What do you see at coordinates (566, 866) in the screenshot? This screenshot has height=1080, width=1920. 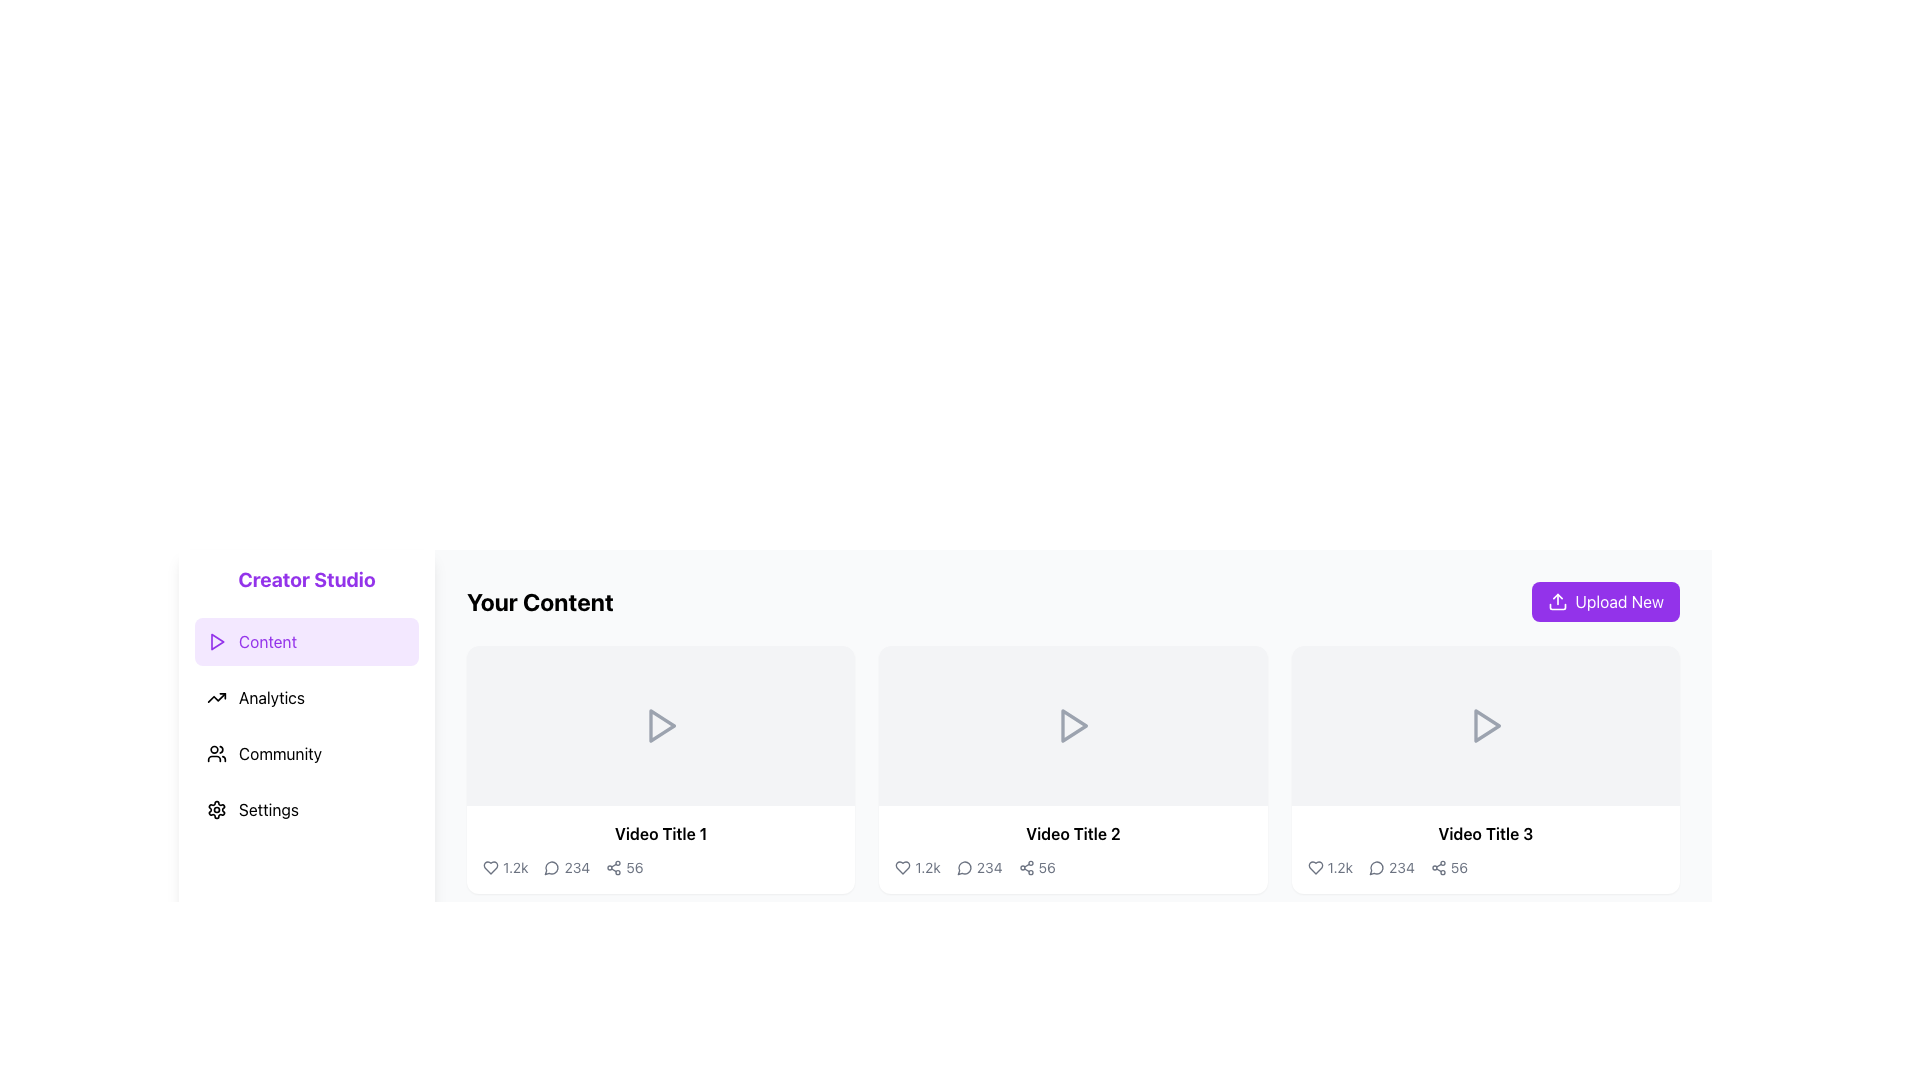 I see `the Text element displaying the number '234', located in the metadata row below the first video thumbnail in the 'Your Content' section, positioned to the right of a speech bubble icon` at bounding box center [566, 866].